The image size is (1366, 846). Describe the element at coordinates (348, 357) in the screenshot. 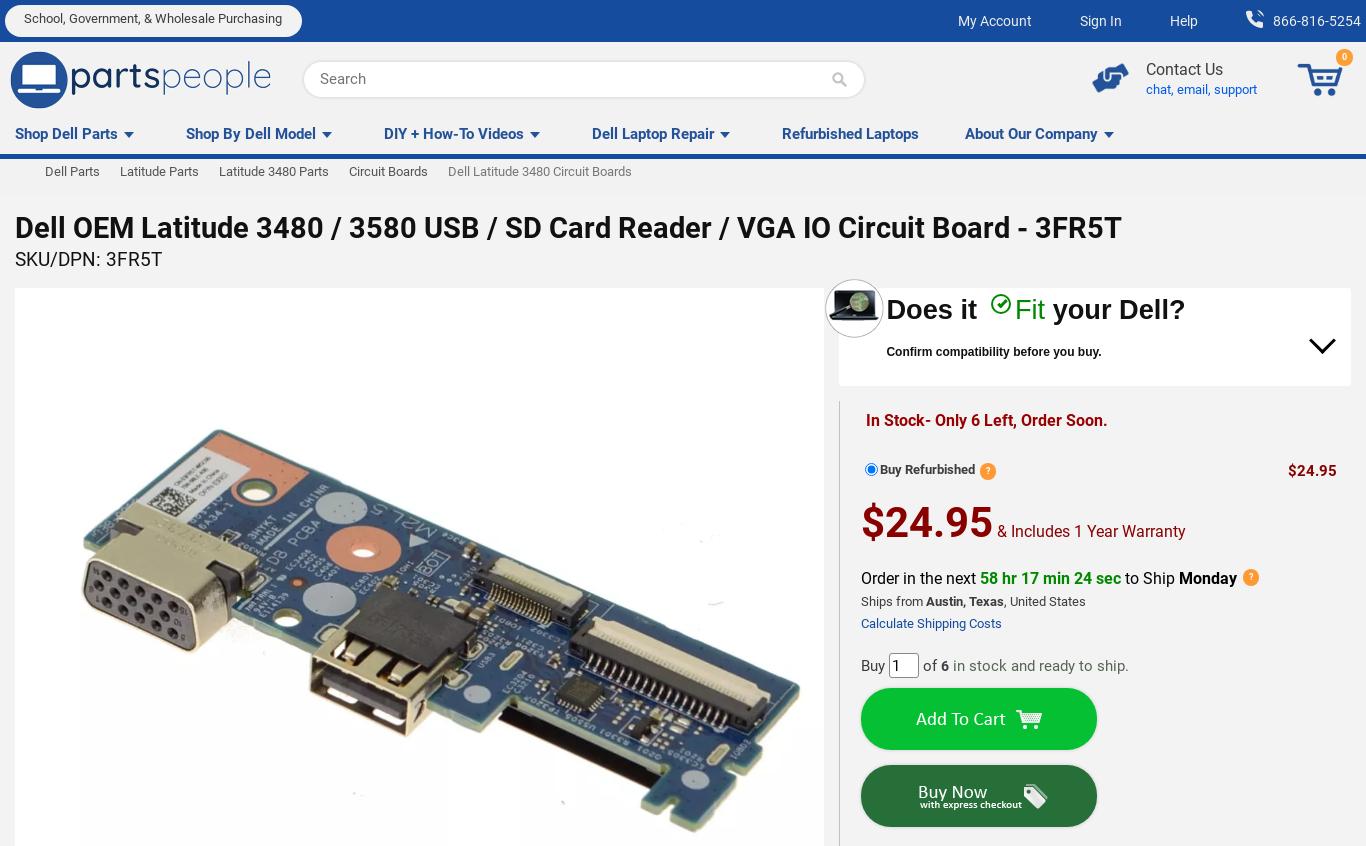

I see `'Full 3rd party guarantee of your purchase terms of sale of up to $1,000 is provided. Some restrictions apply...'` at that location.